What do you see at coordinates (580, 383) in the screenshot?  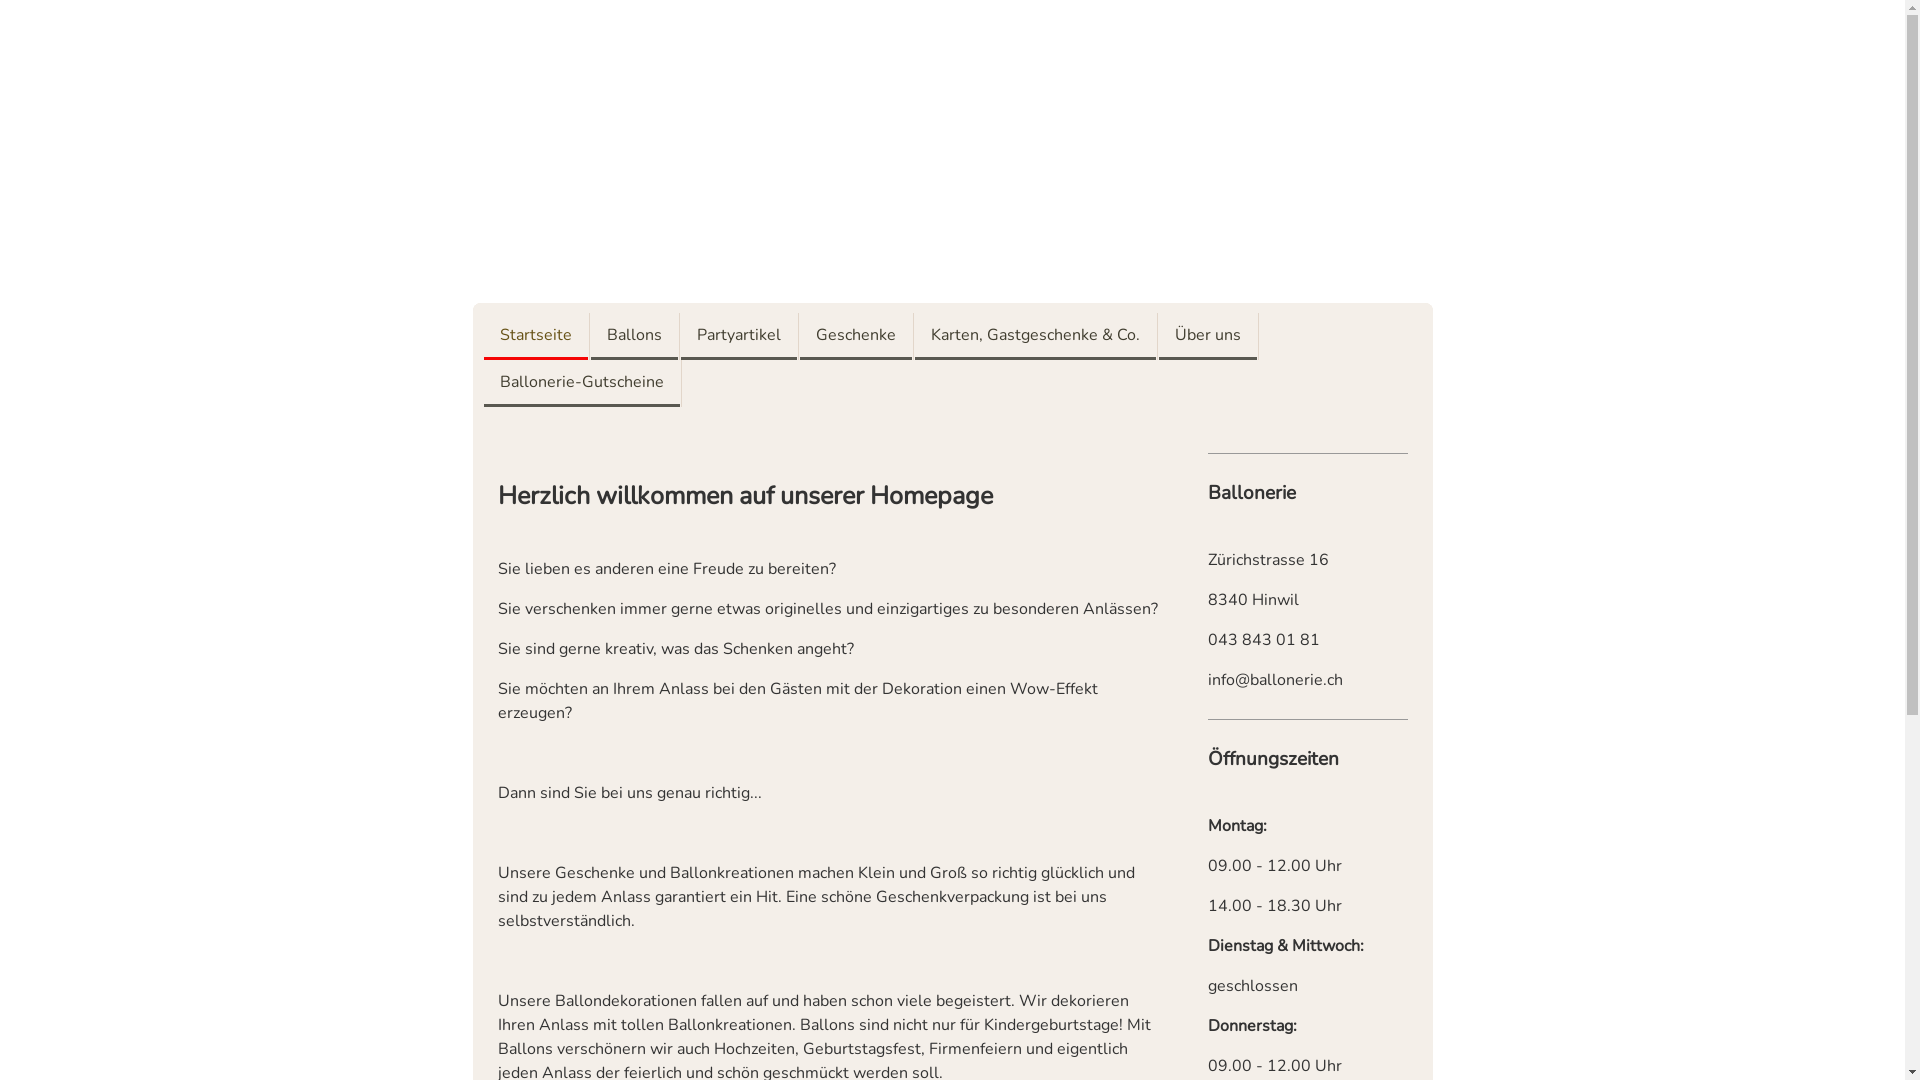 I see `'Ballonerie-Gutscheine'` at bounding box center [580, 383].